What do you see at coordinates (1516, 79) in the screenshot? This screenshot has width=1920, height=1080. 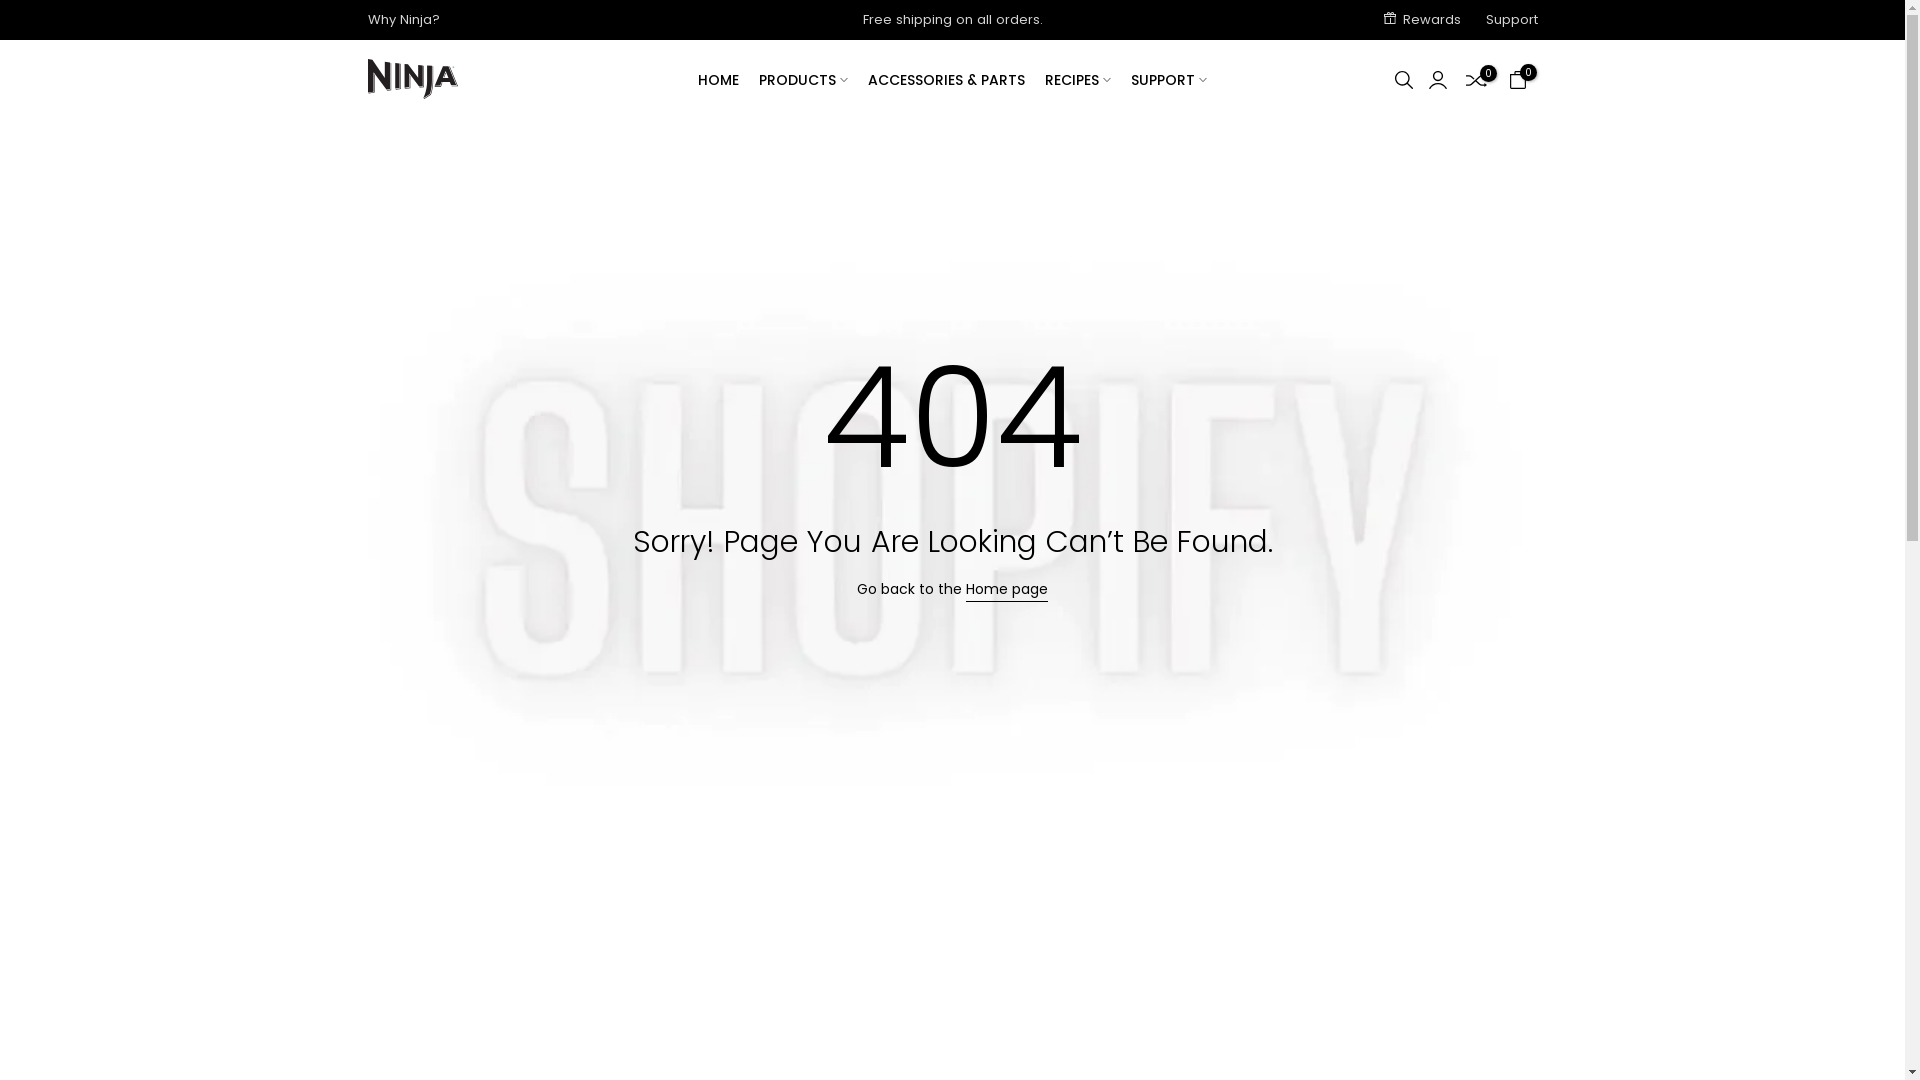 I see `'0'` at bounding box center [1516, 79].